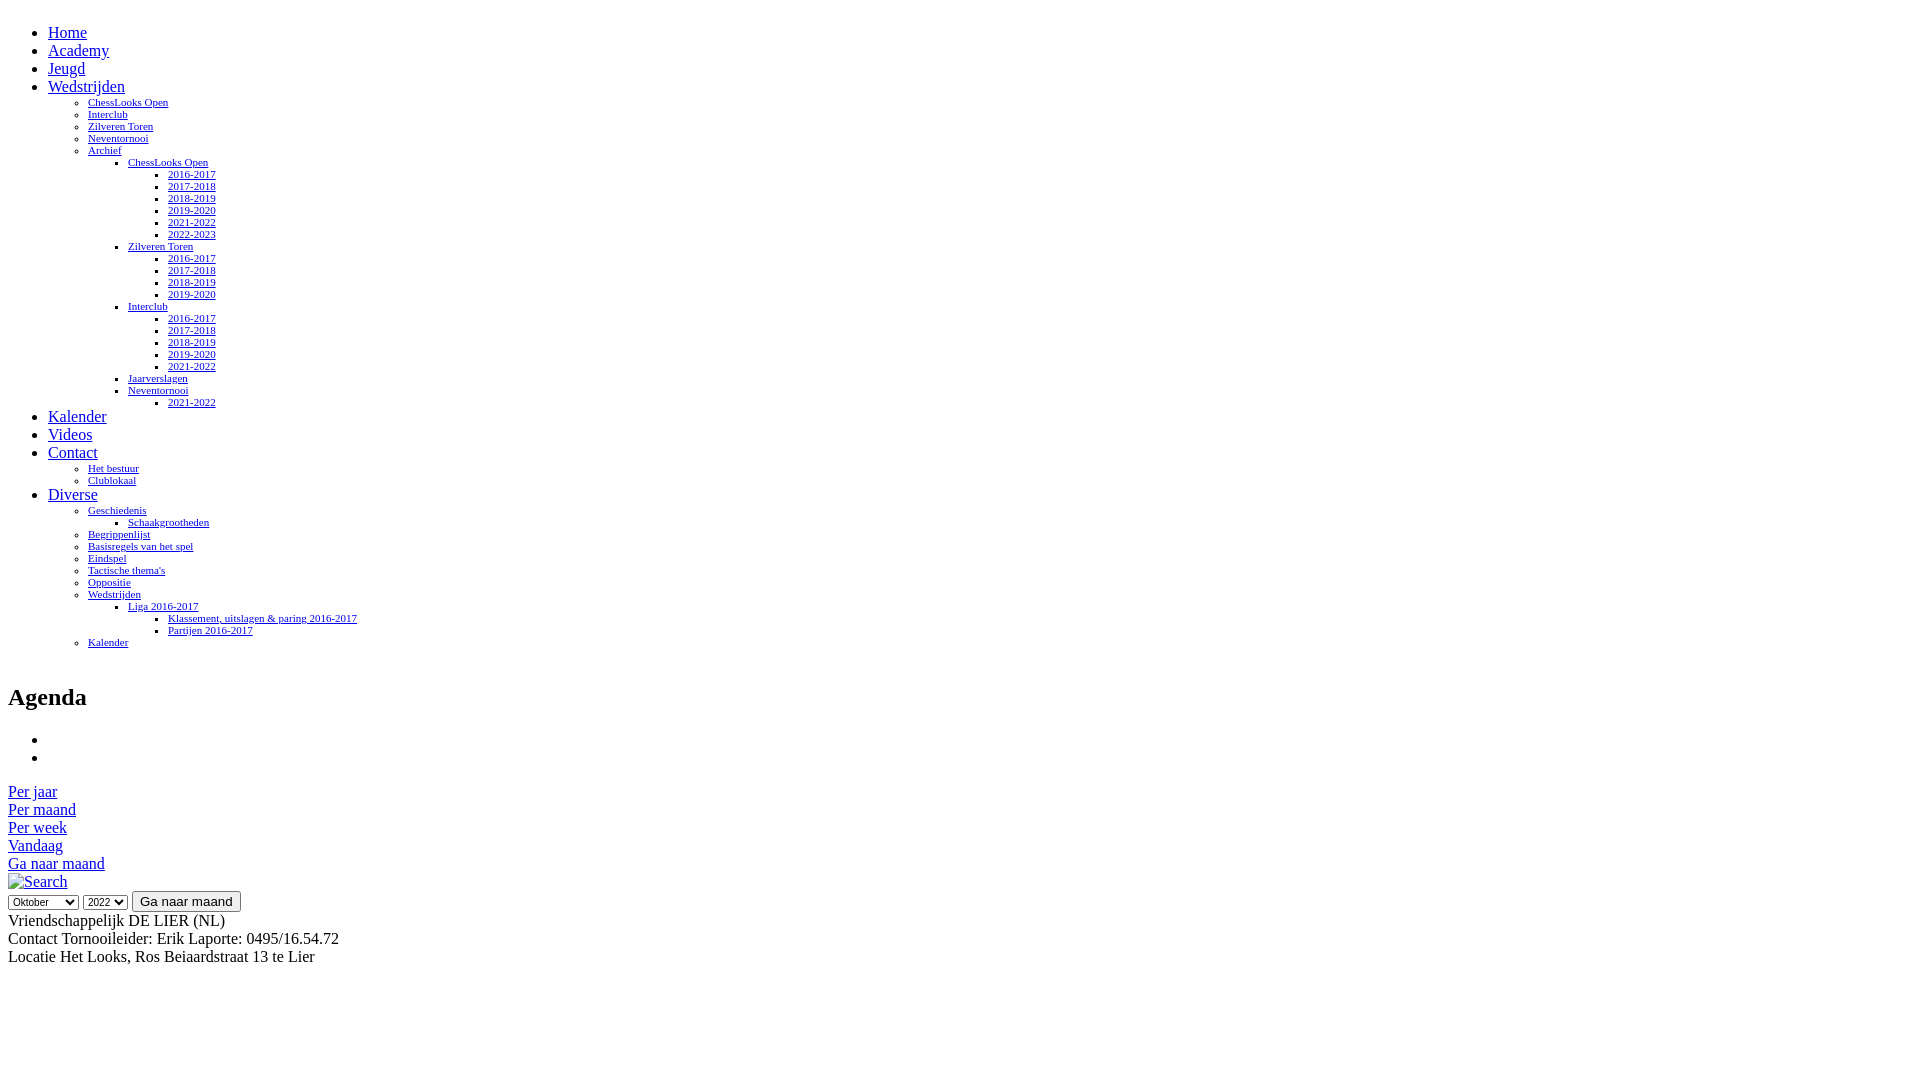 This screenshot has height=1080, width=1920. I want to click on '2019-2020', so click(192, 293).